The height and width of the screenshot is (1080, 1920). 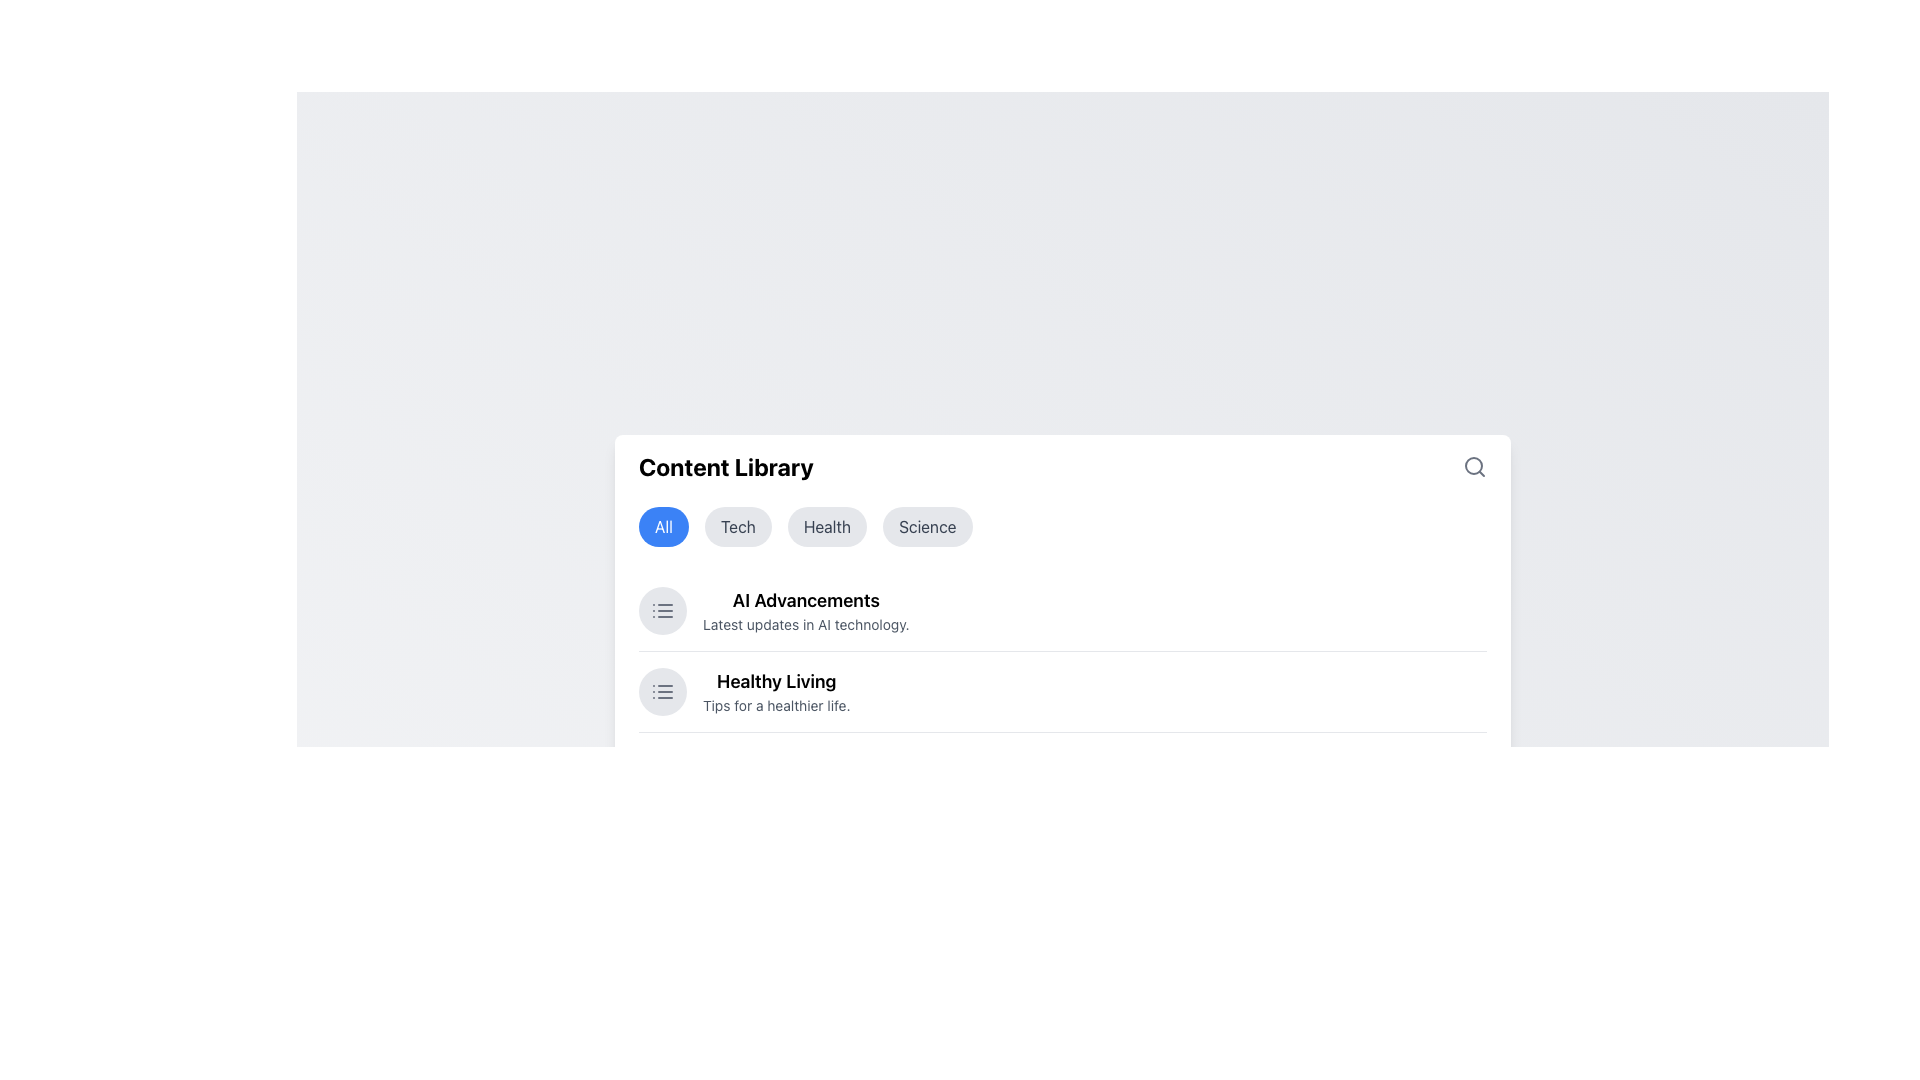 I want to click on the Icon Button located to the left of the 'Healthy Living' text in the 'Content Library' section to interact with the content, so click(x=662, y=609).